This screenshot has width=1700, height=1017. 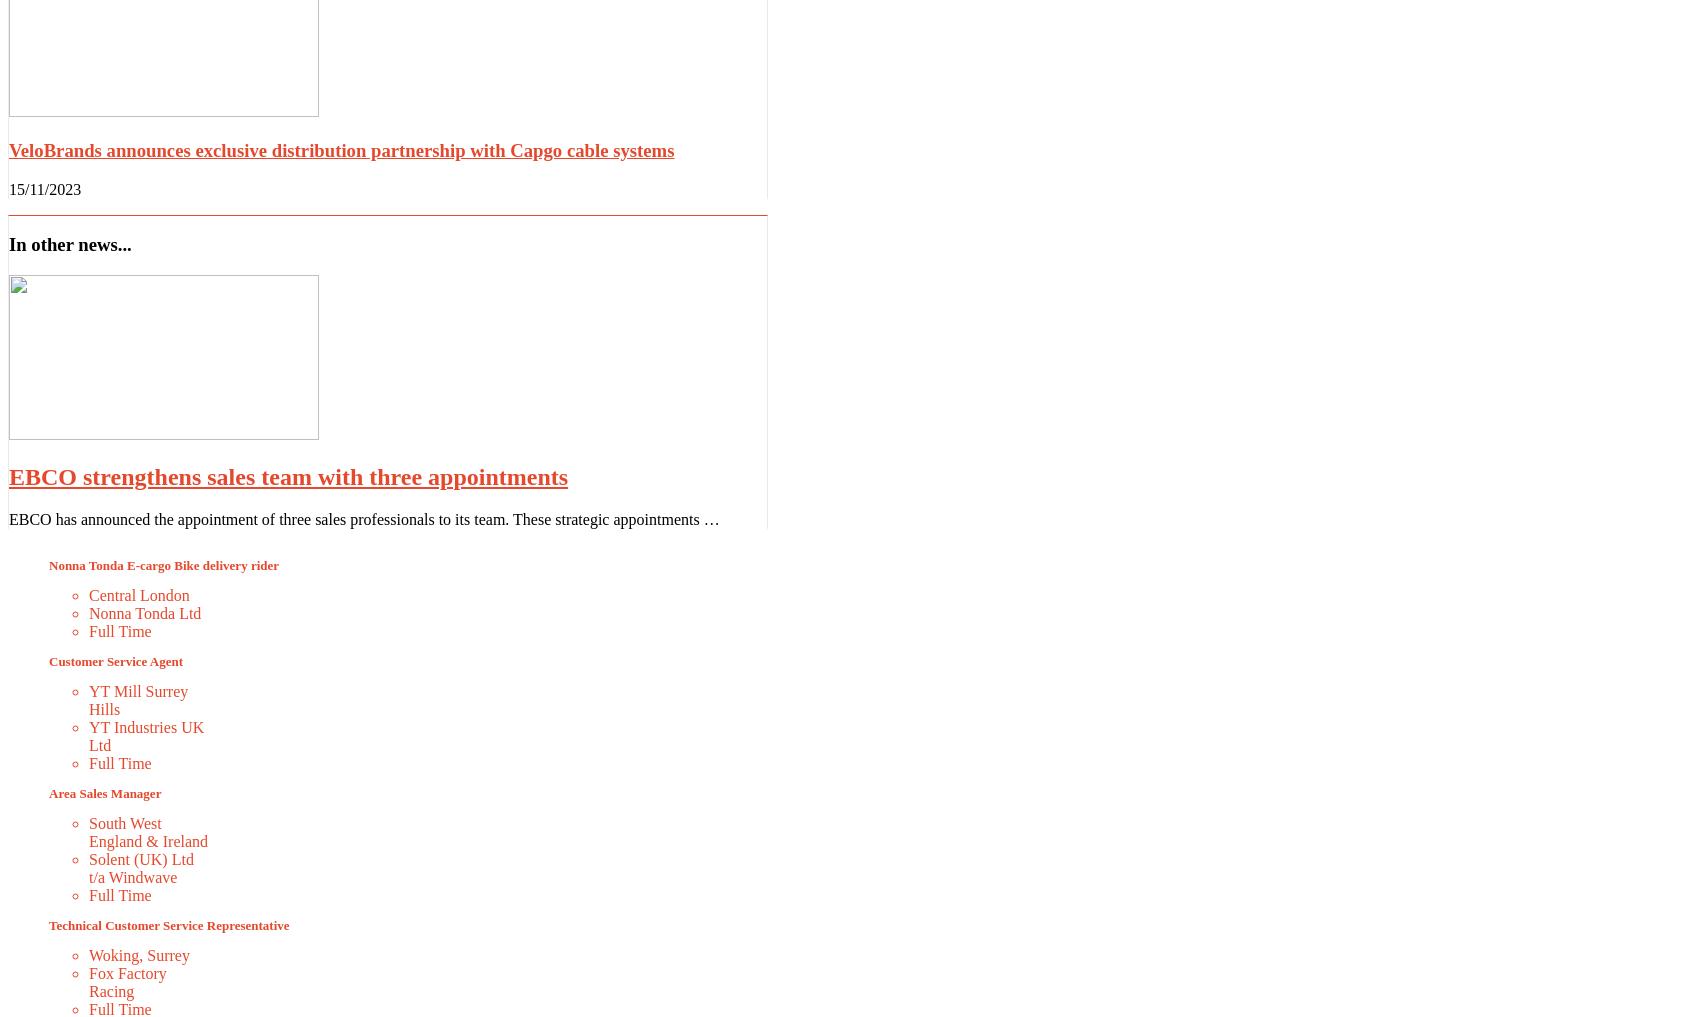 I want to click on '15/11/2023', so click(x=45, y=188).